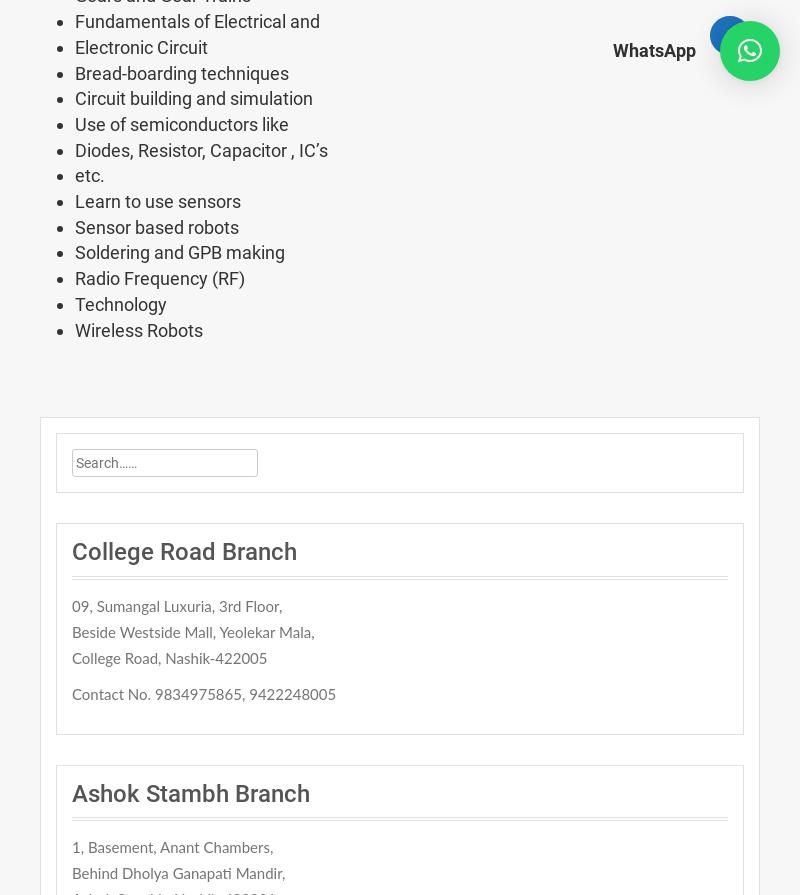 This screenshot has height=895, width=800. What do you see at coordinates (75, 303) in the screenshot?
I see `'Technology'` at bounding box center [75, 303].